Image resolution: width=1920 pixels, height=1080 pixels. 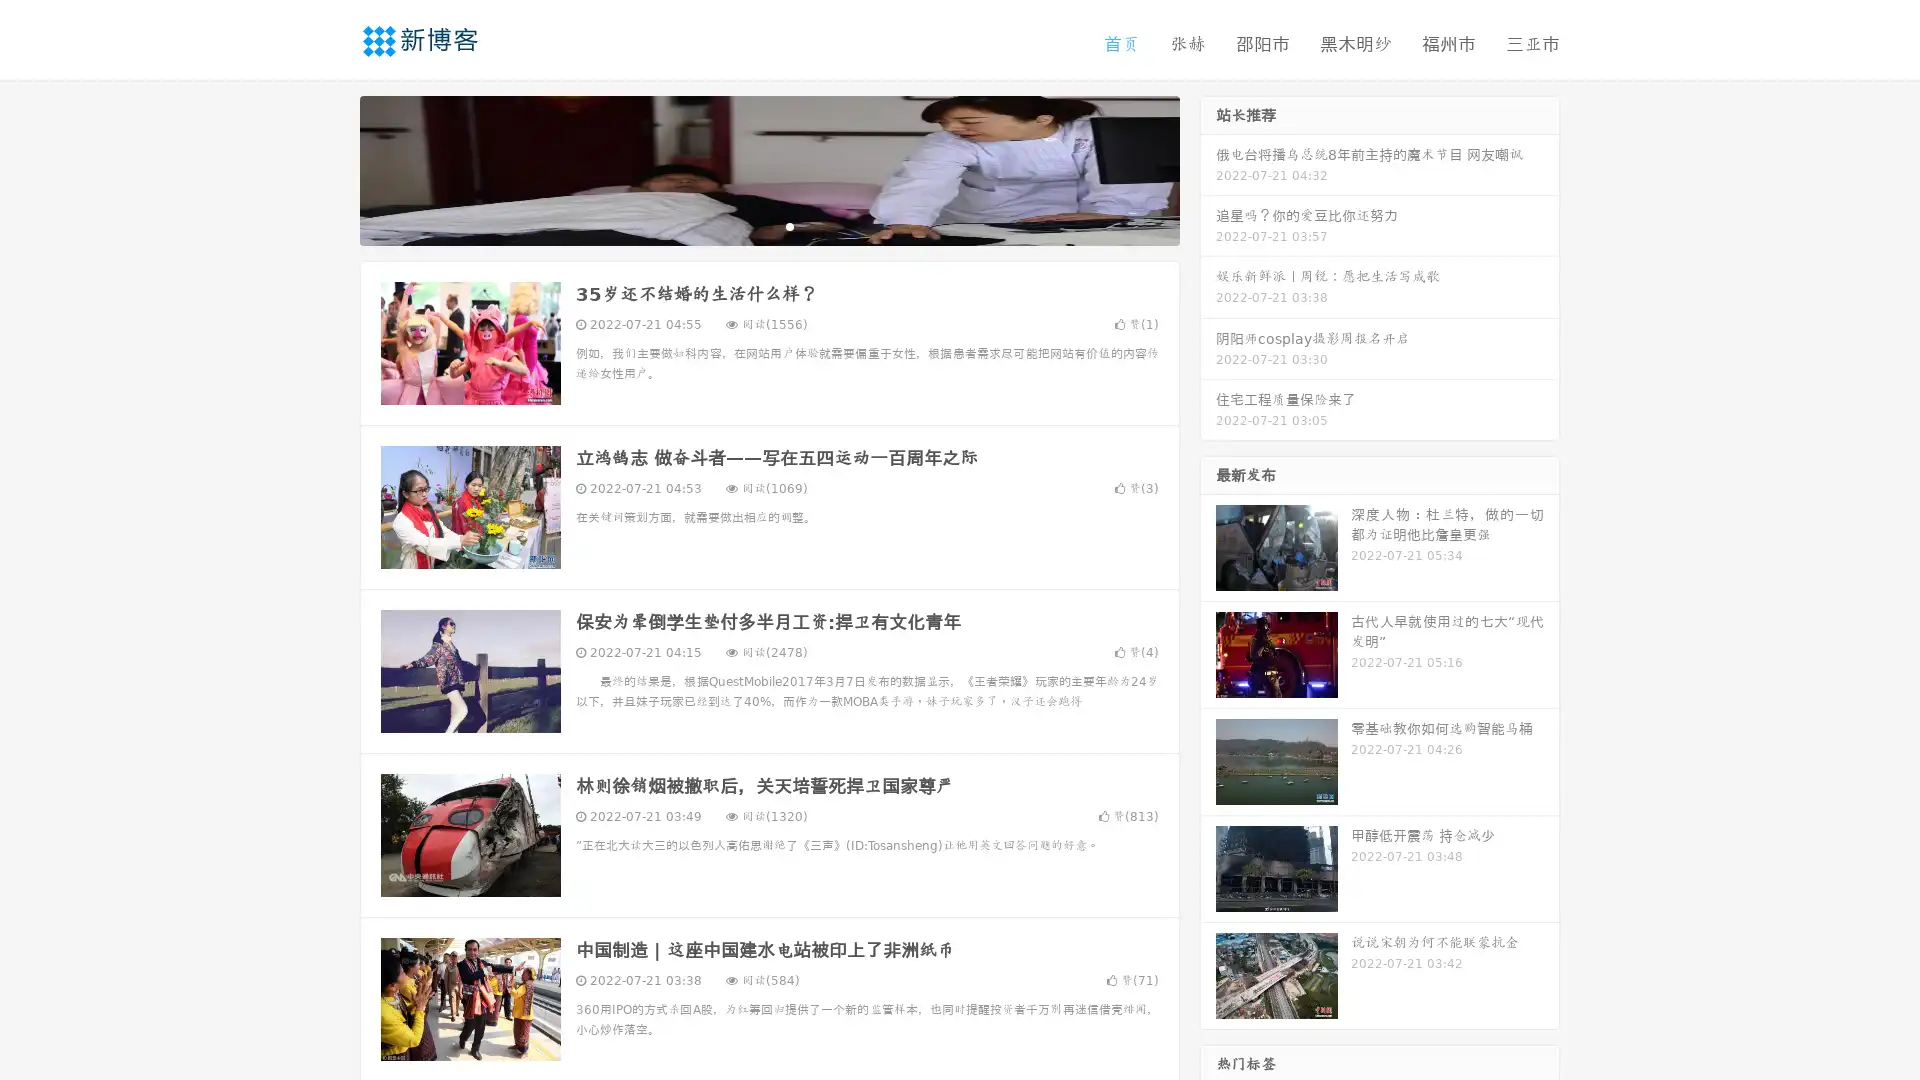 I want to click on Previous slide, so click(x=330, y=168).